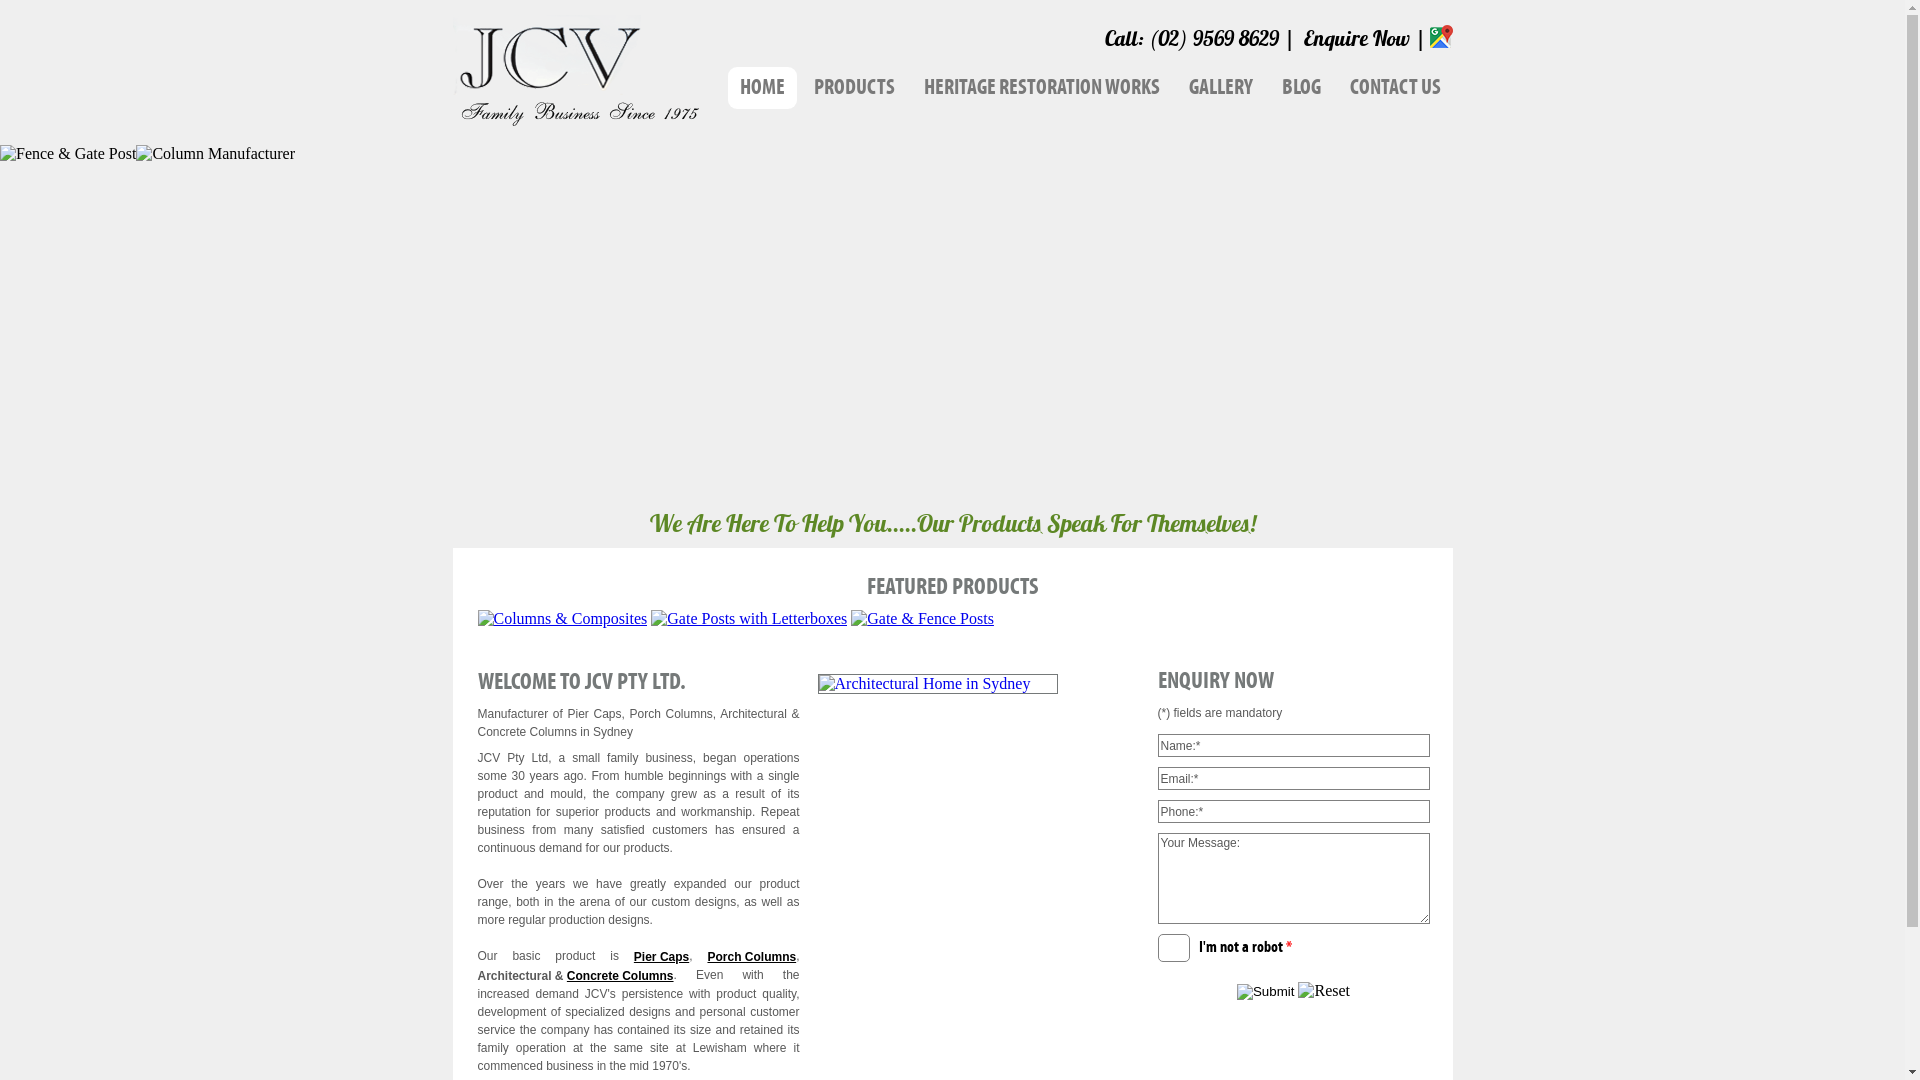  I want to click on 'PRODUCTS', so click(854, 87).